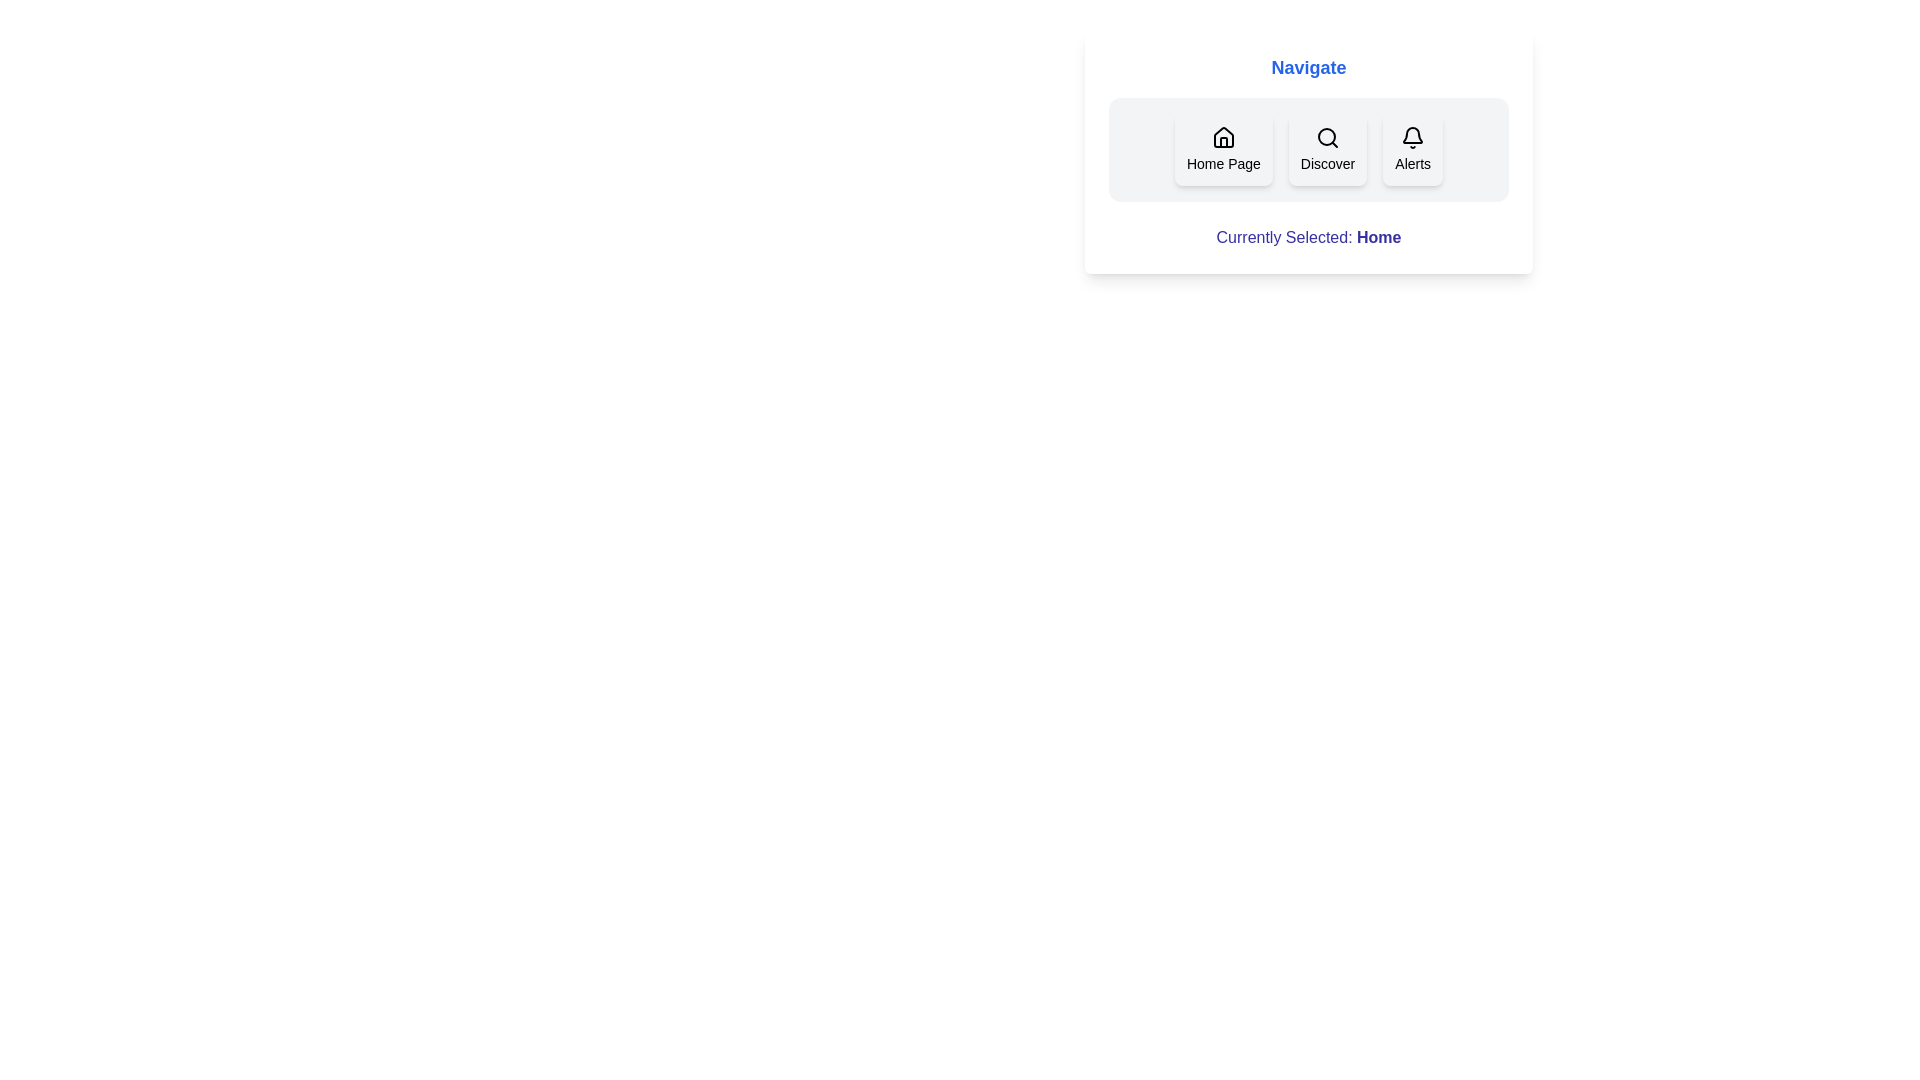 The width and height of the screenshot is (1920, 1080). I want to click on the 'Discover' button, which is a vertical button with a magnifying glass icon and text, to scale it up and change its background and text color, so click(1328, 149).